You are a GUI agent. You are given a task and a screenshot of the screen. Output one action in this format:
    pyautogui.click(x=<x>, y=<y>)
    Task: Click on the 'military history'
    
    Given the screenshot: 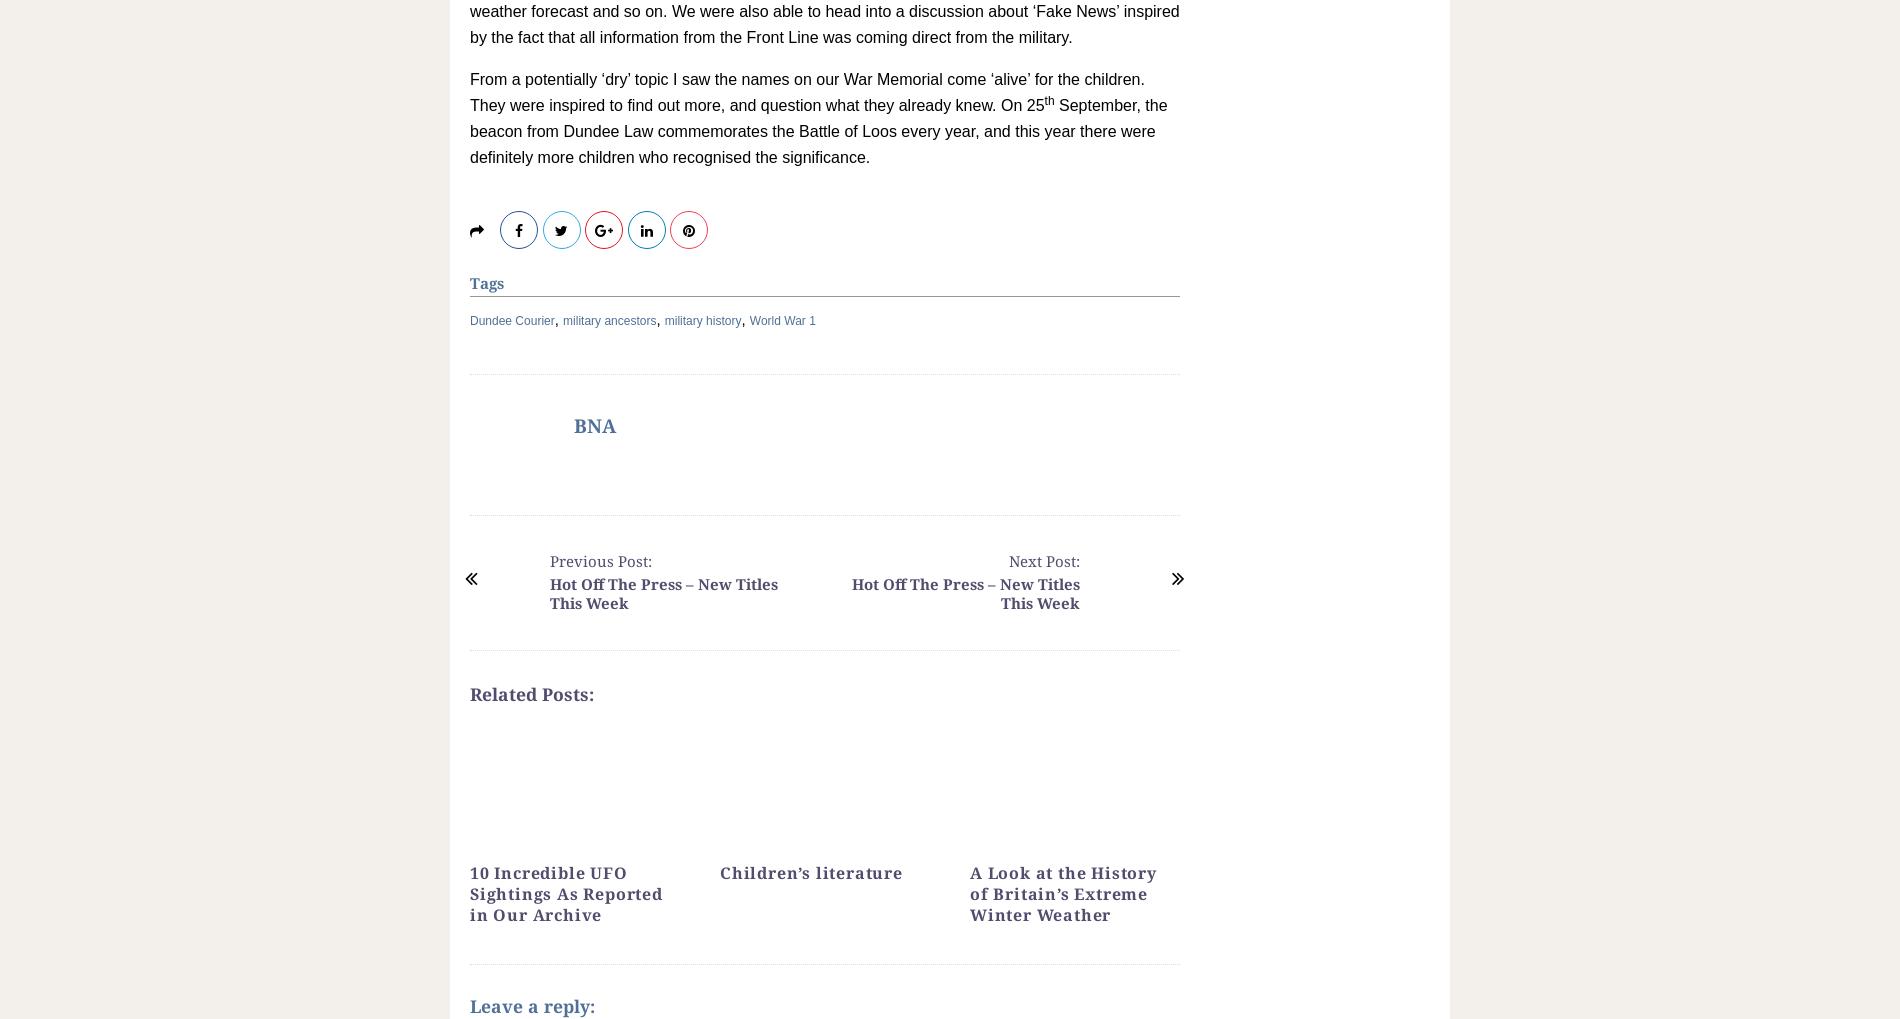 What is the action you would take?
    pyautogui.click(x=702, y=319)
    